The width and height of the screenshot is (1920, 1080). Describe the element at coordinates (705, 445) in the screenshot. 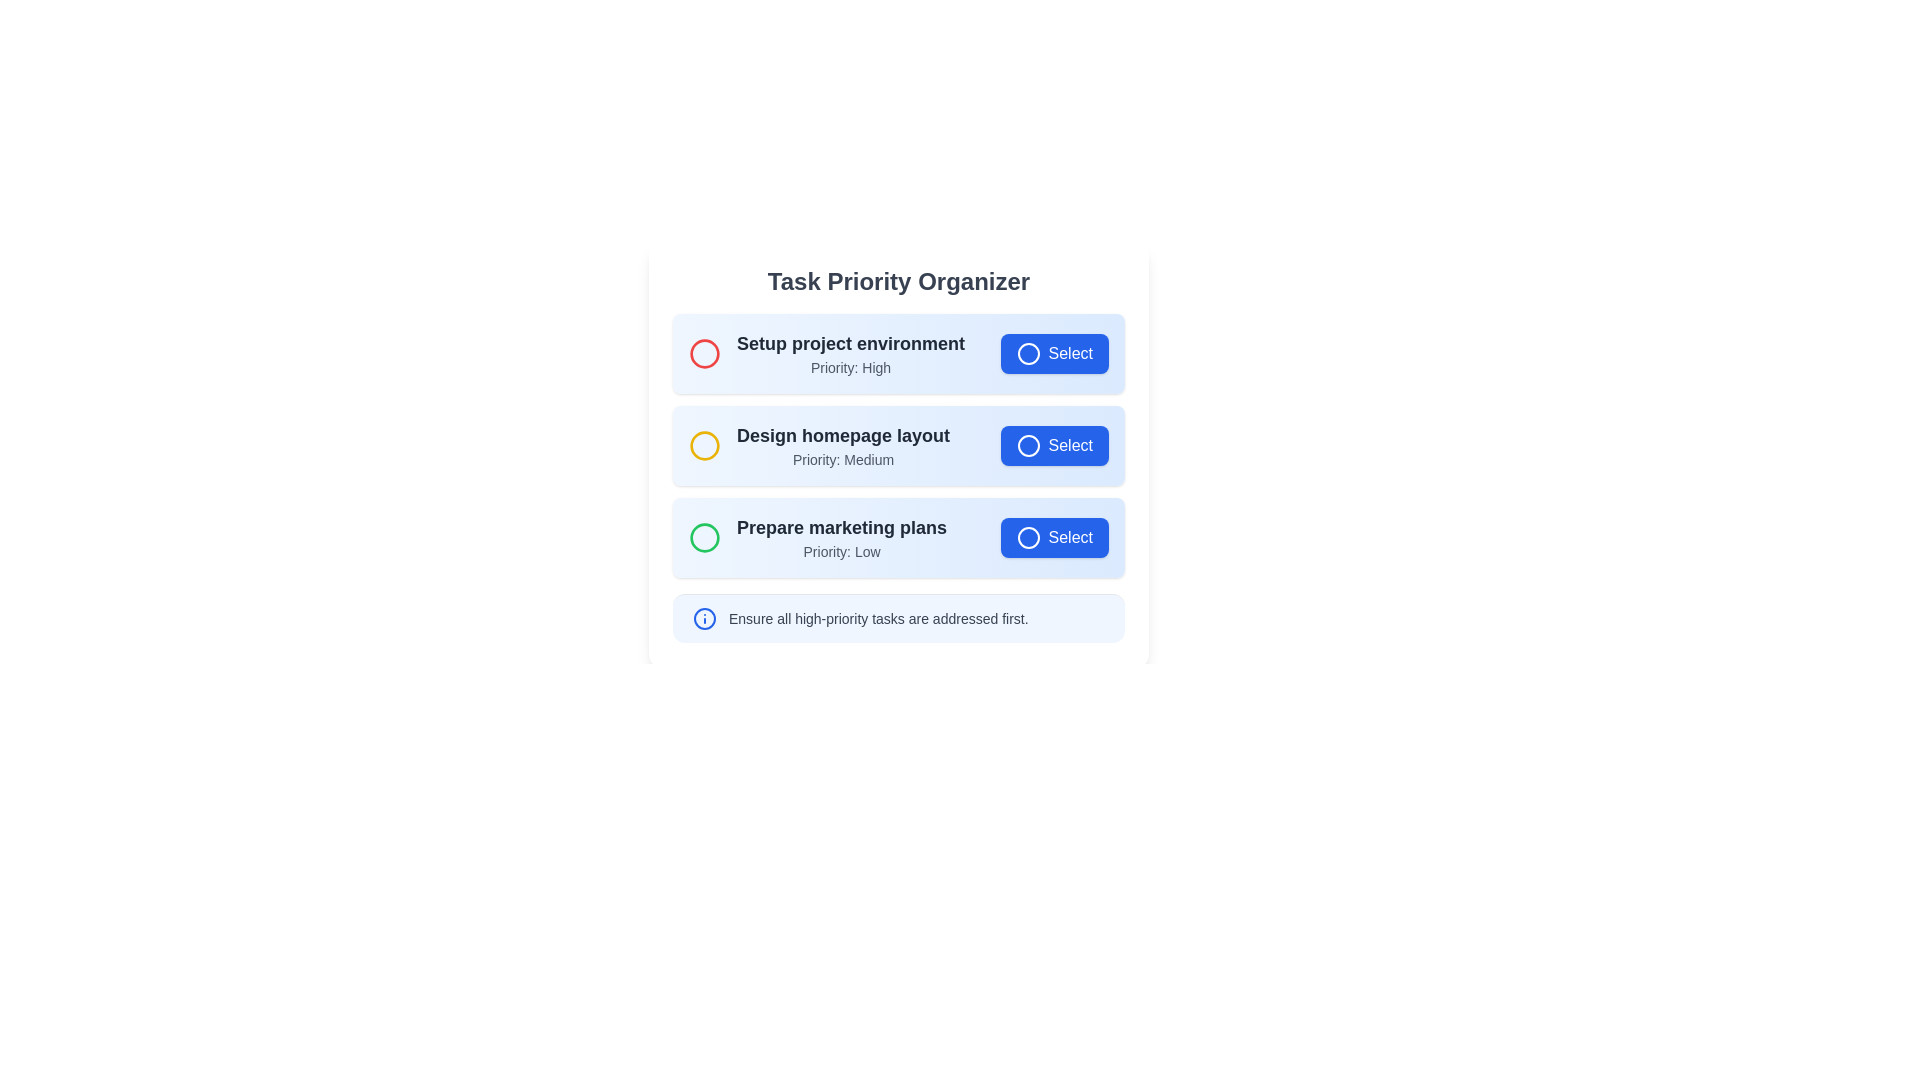

I see `the circular indicator icon that signifies the task status, located adjacent to the text 'Design homepage layout Priority: Medium'` at that location.